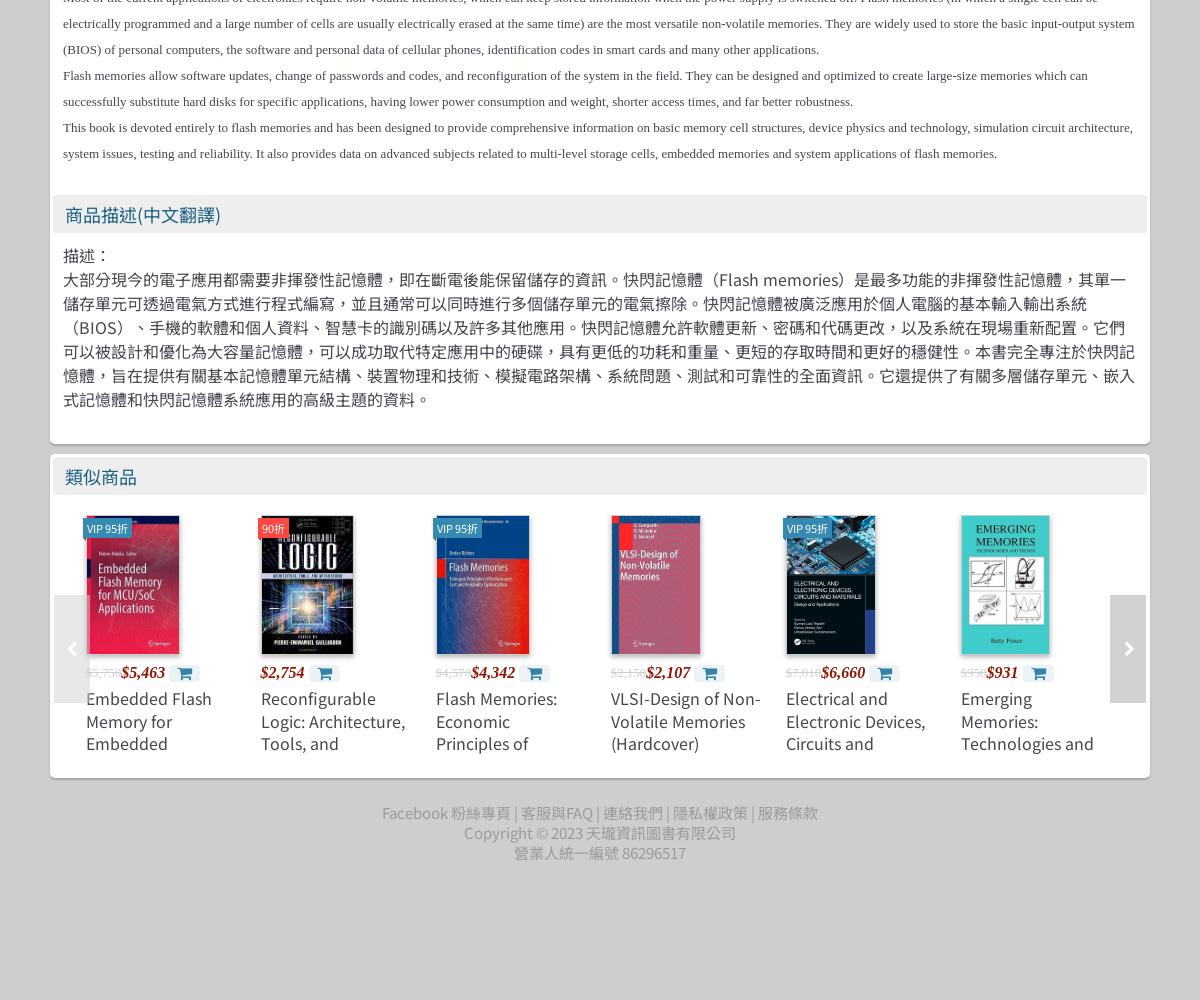 The image size is (1200, 1000). I want to click on 'Flash memories allow software updates, change of passwords 
  and codes, and reconfiguration of the system in the field. They can be 
  designed and optimized to create large-size memories which can successfully 
  substitute hard disks for specific applications, having lower power 
  consumption and weight, shorter access times, and far better robustness.', so click(574, 87).